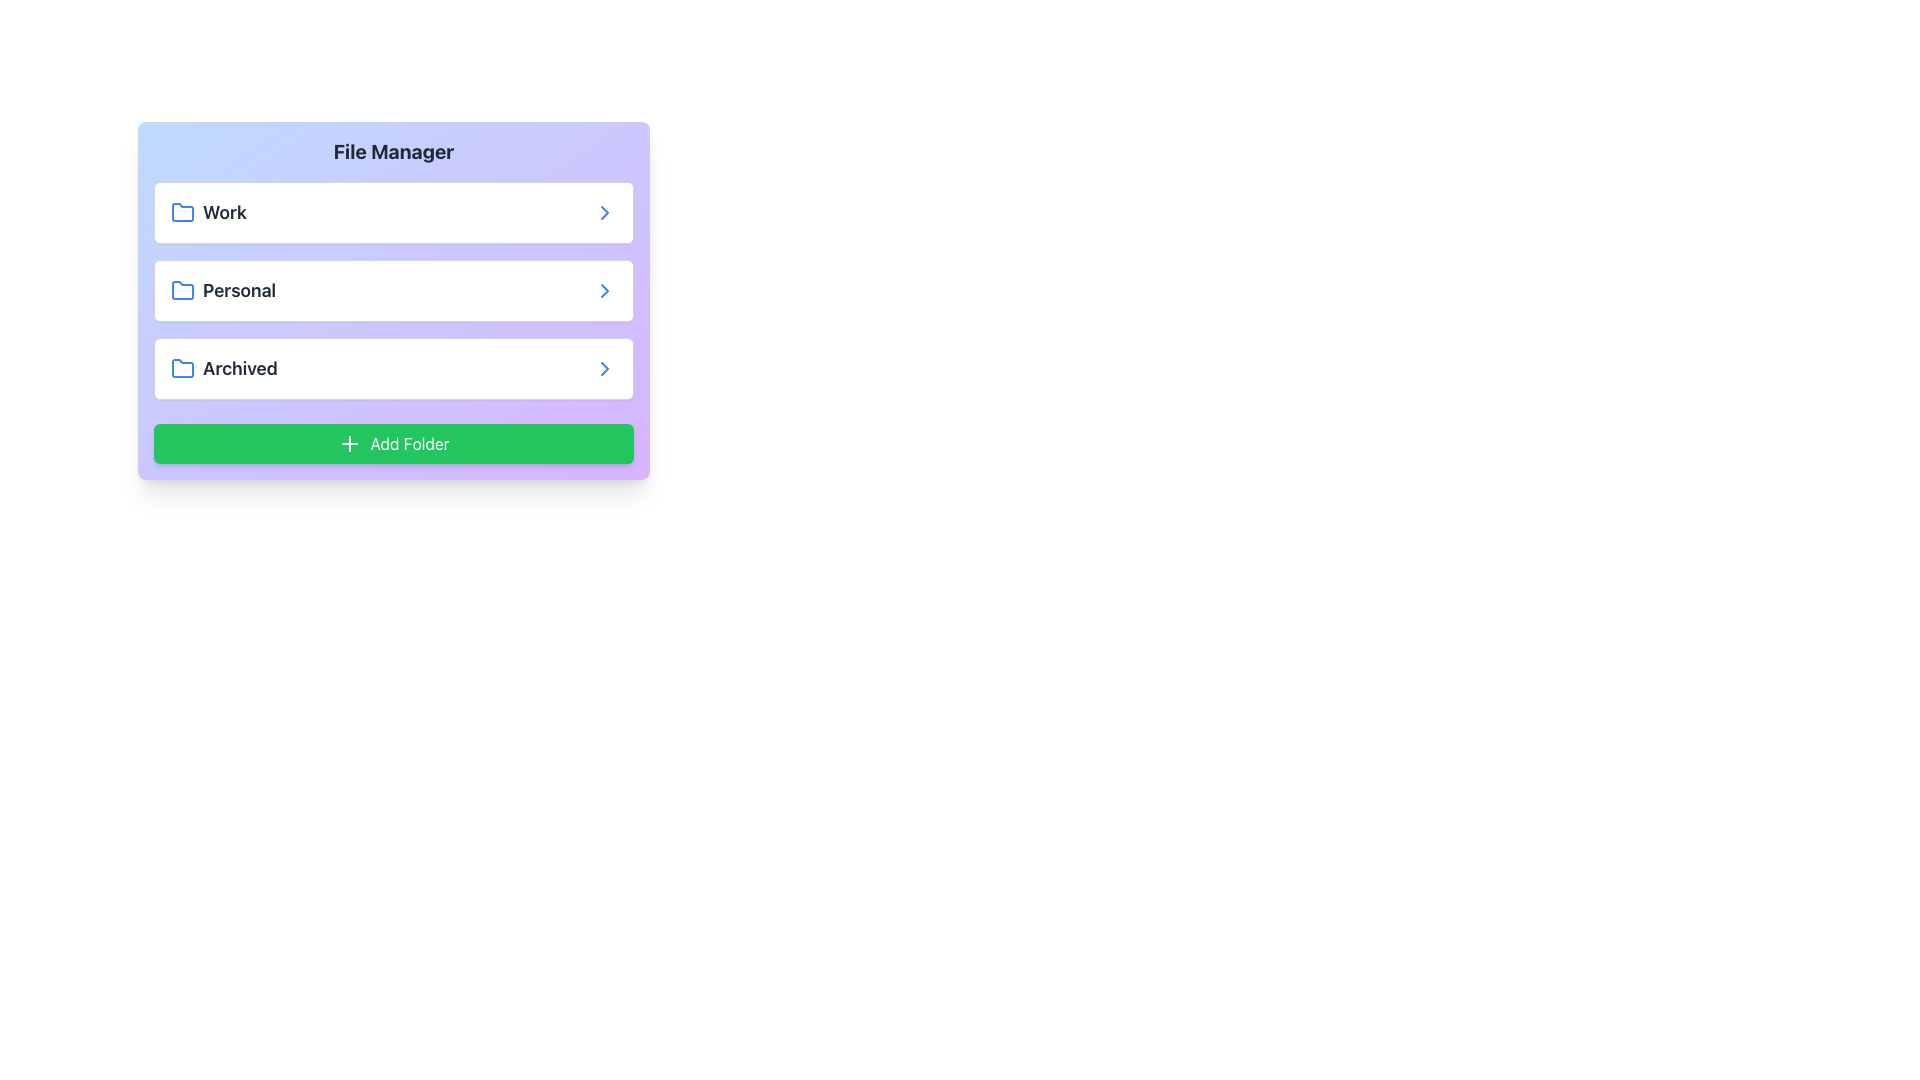  What do you see at coordinates (603, 212) in the screenshot?
I see `the chevron icon indicating navigation next to the 'Work' folder` at bounding box center [603, 212].